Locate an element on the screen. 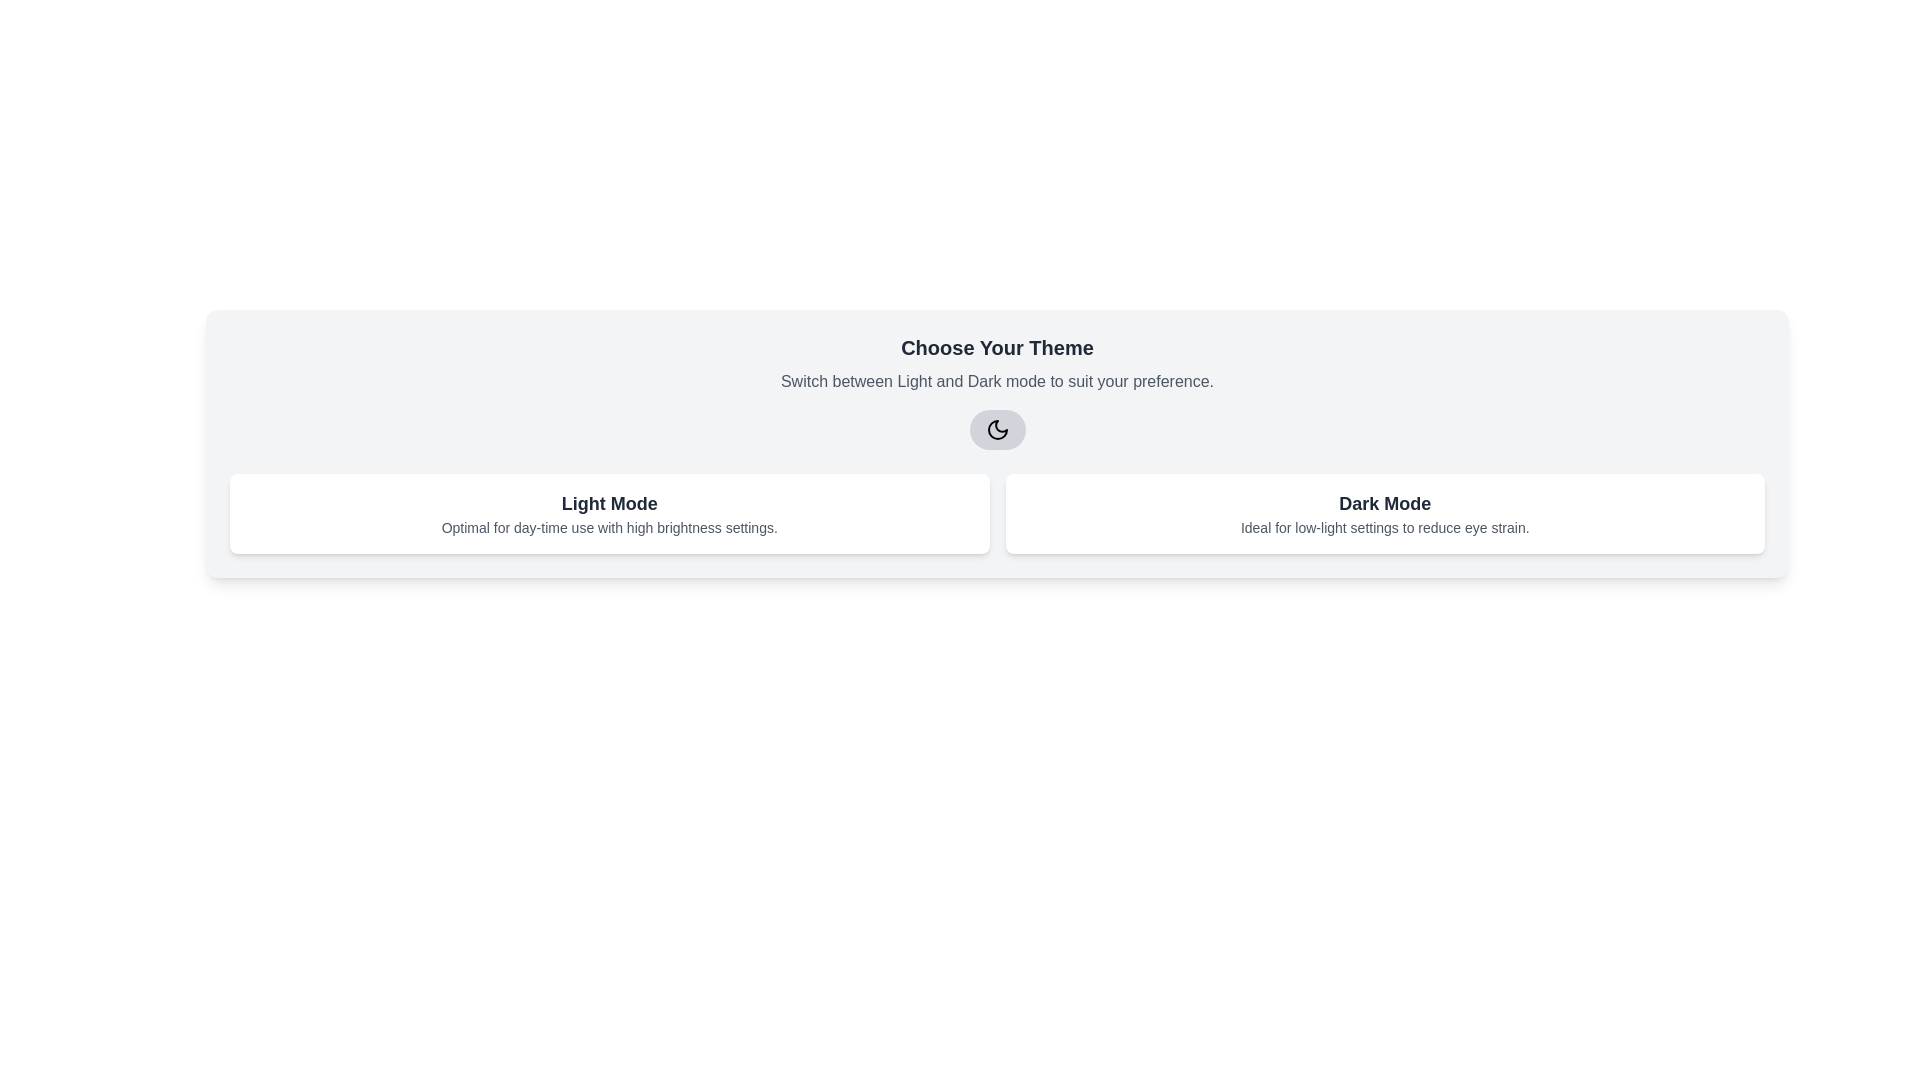 Image resolution: width=1920 pixels, height=1080 pixels. label text indicating the 'Light Mode' theme selection option, which is centrally aligned above the features description within the dual-option panel is located at coordinates (608, 503).